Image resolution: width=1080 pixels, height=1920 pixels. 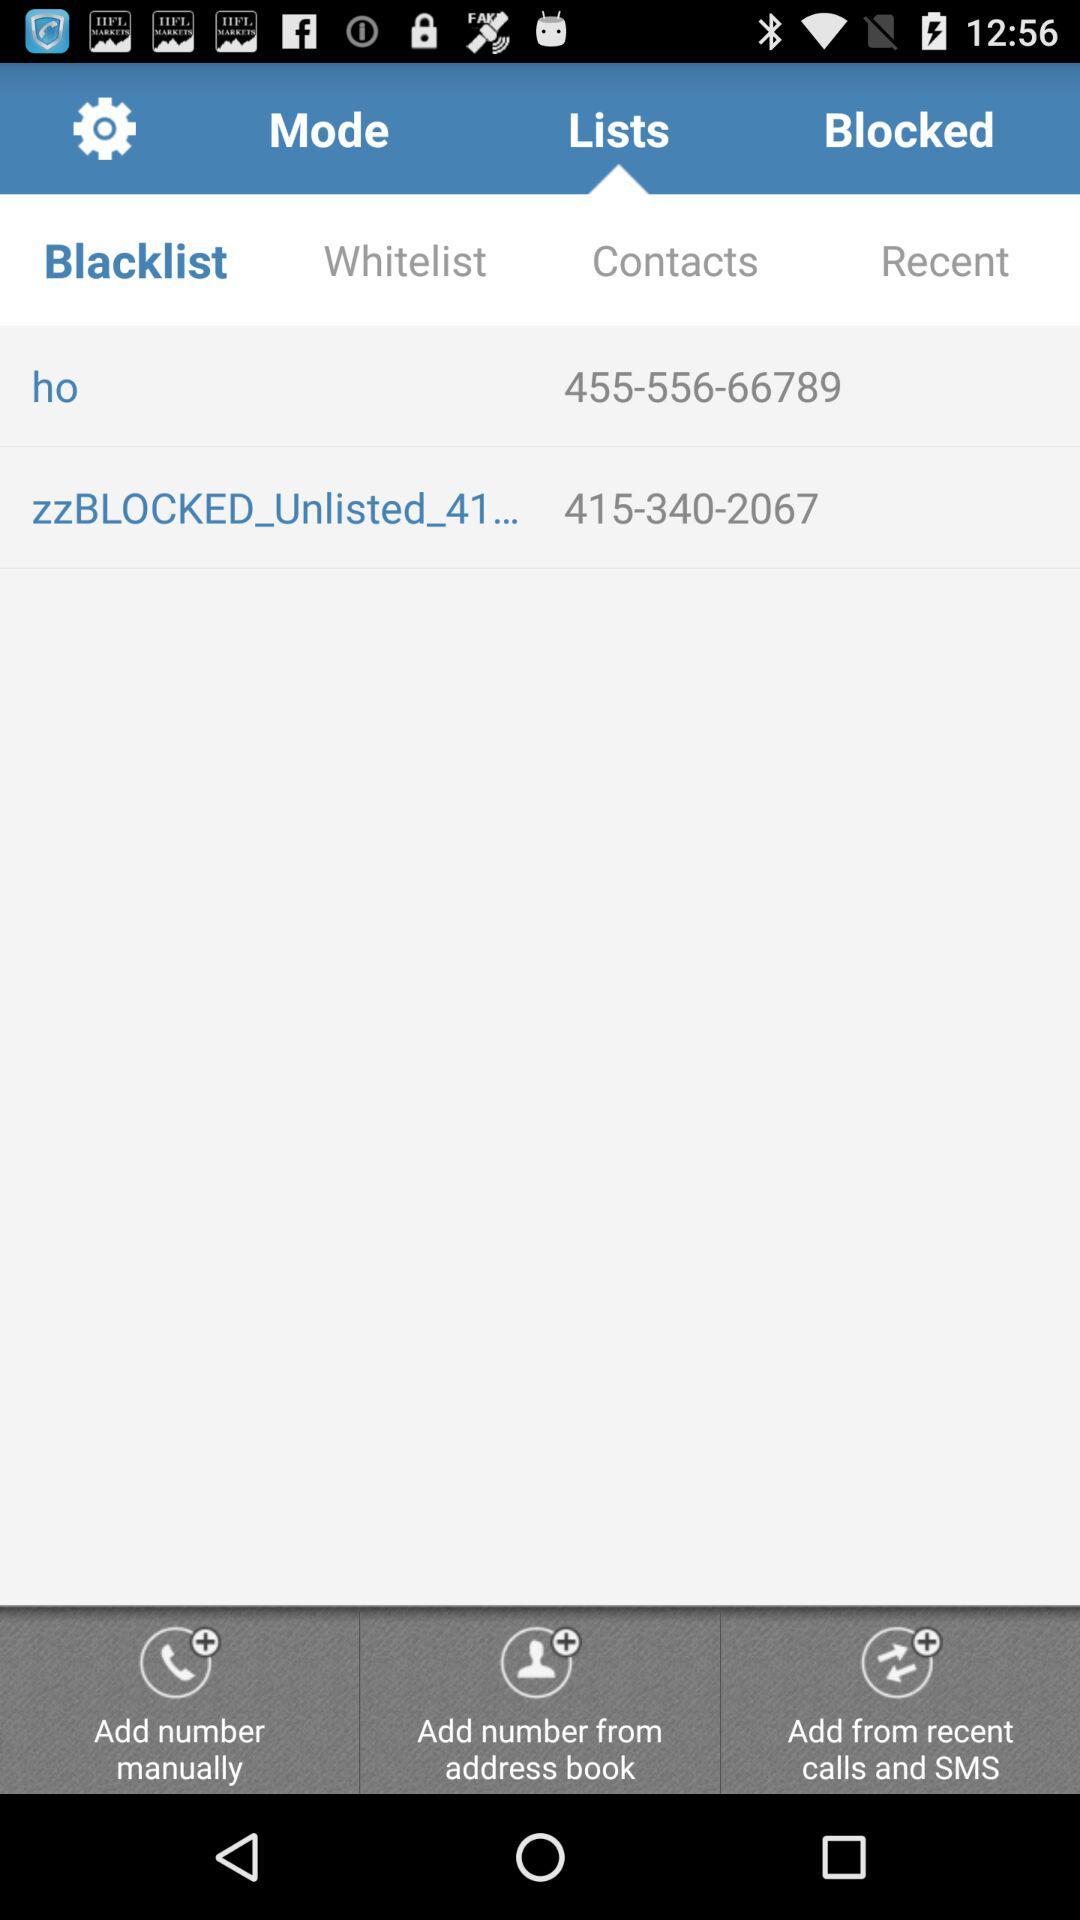 I want to click on the app to the right of the blacklist app, so click(x=405, y=258).